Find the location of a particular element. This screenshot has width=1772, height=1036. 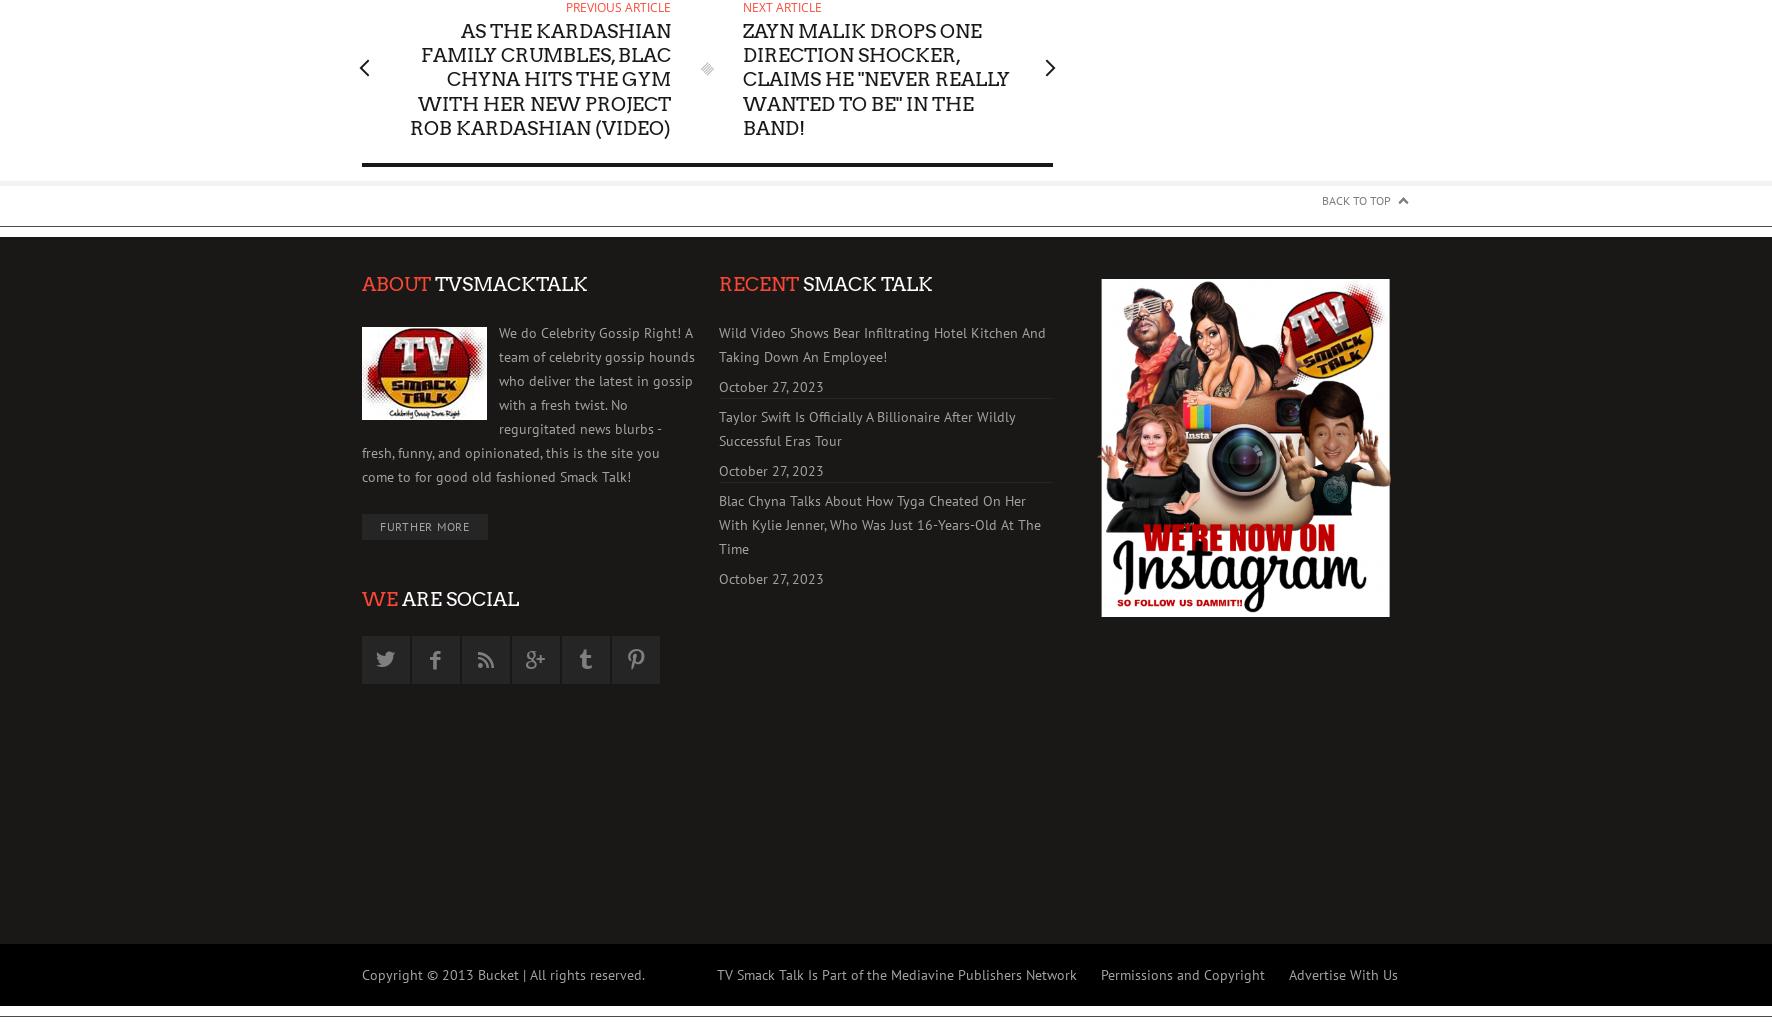

'We do Celebrity Gossip Right! A team of celebrity gossip hounds who deliver the latest in gossip with a fresh twist. No regurgitated news blurbs - fresh, funny, and opinionated, this is the site you come to for good old fashioned Smack Talk!' is located at coordinates (362, 404).